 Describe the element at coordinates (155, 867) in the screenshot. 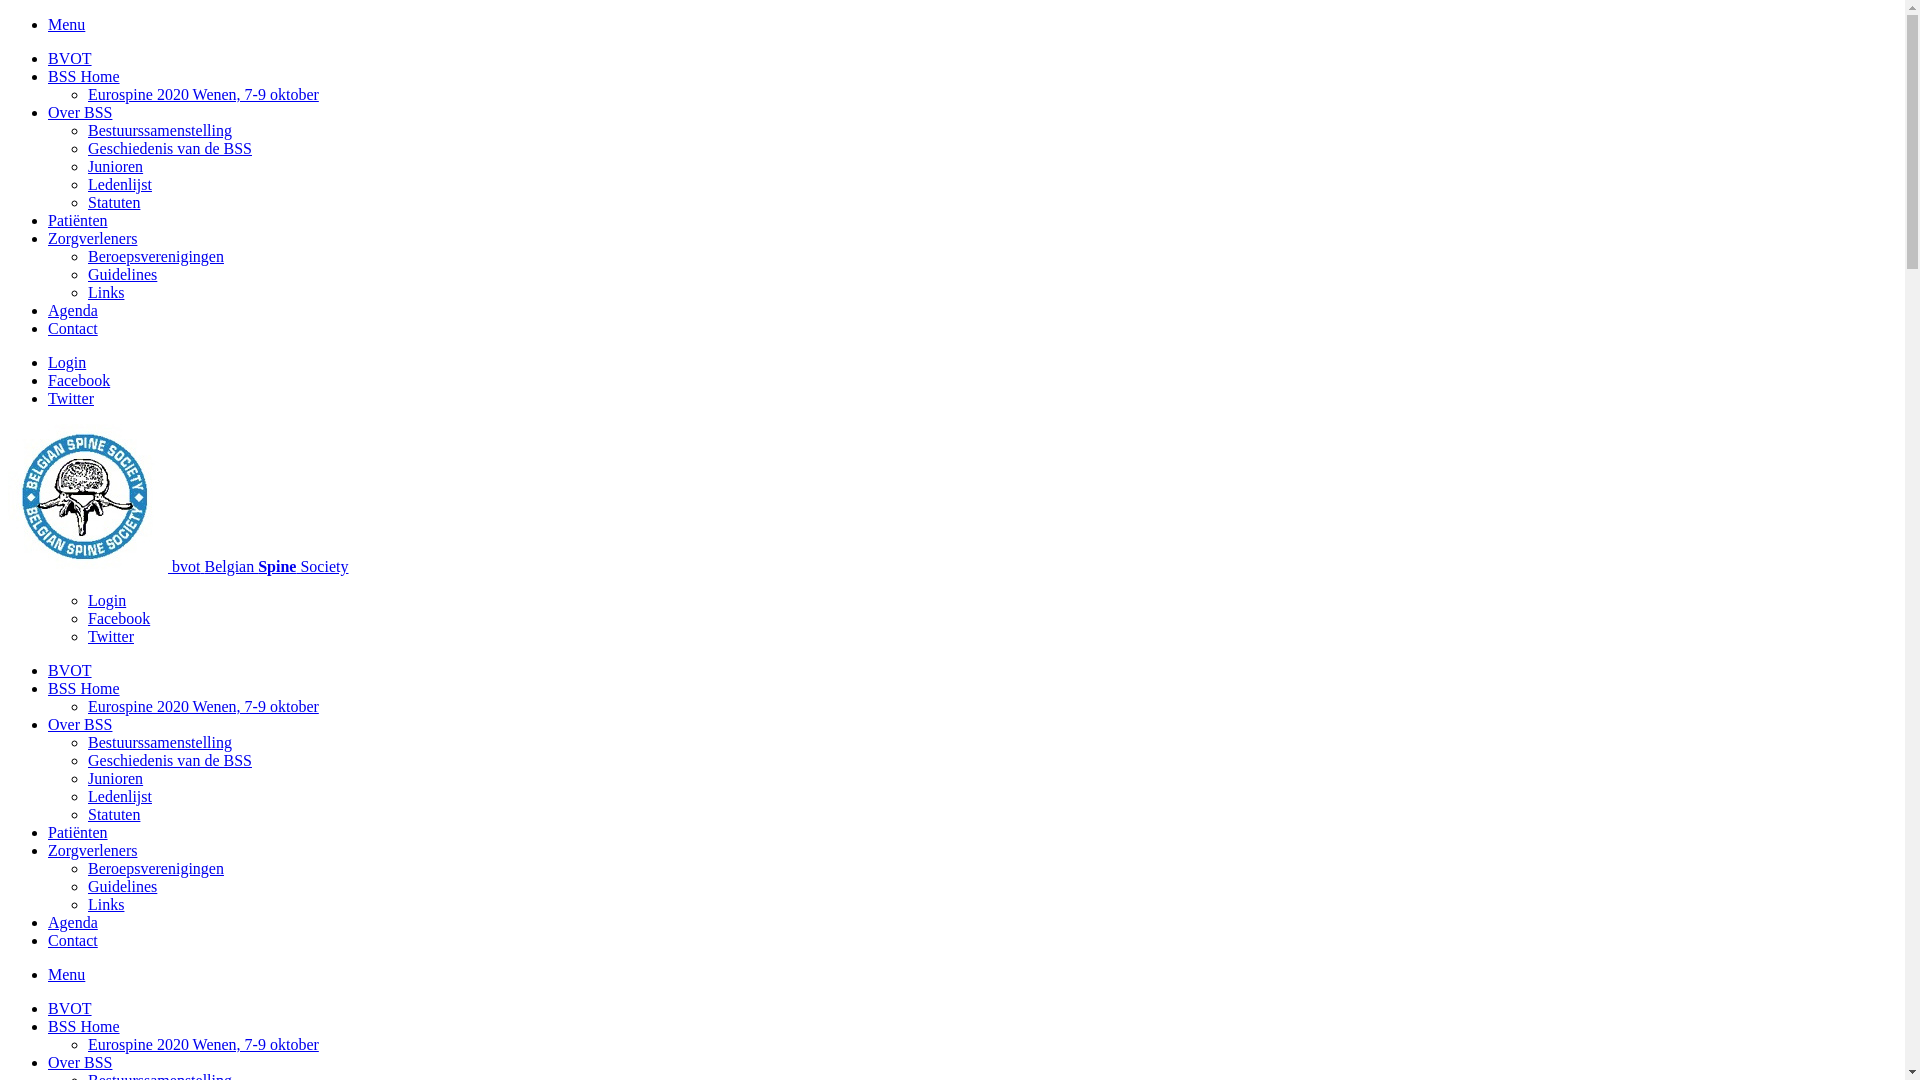

I see `'Beroepsverenigingen'` at that location.